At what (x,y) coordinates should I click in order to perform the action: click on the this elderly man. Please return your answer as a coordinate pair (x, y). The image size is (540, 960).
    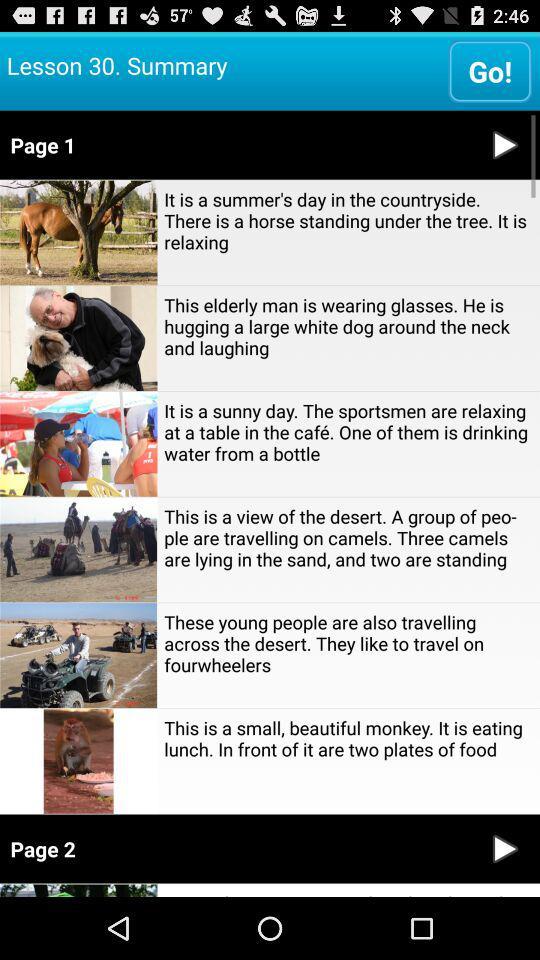
    Looking at the image, I should click on (347, 326).